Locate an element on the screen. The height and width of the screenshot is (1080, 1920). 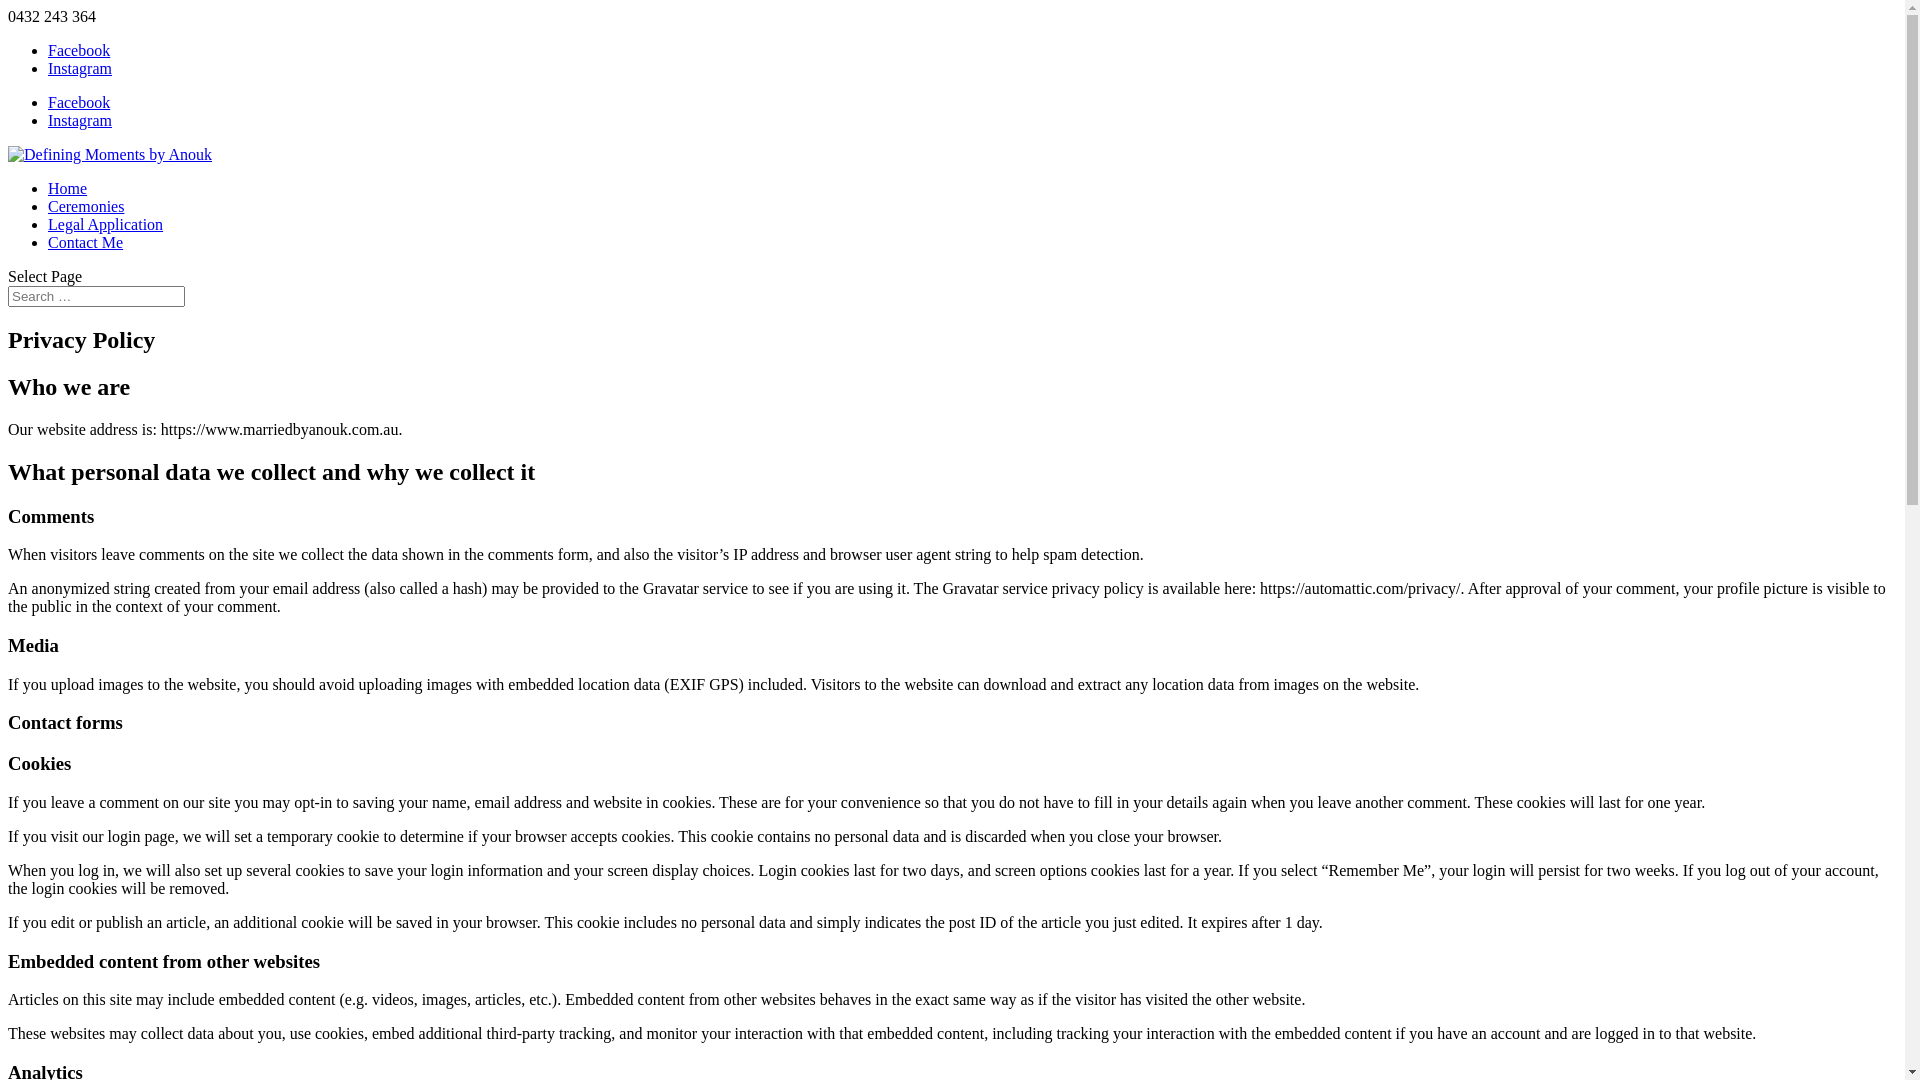
'Home' is located at coordinates (67, 188).